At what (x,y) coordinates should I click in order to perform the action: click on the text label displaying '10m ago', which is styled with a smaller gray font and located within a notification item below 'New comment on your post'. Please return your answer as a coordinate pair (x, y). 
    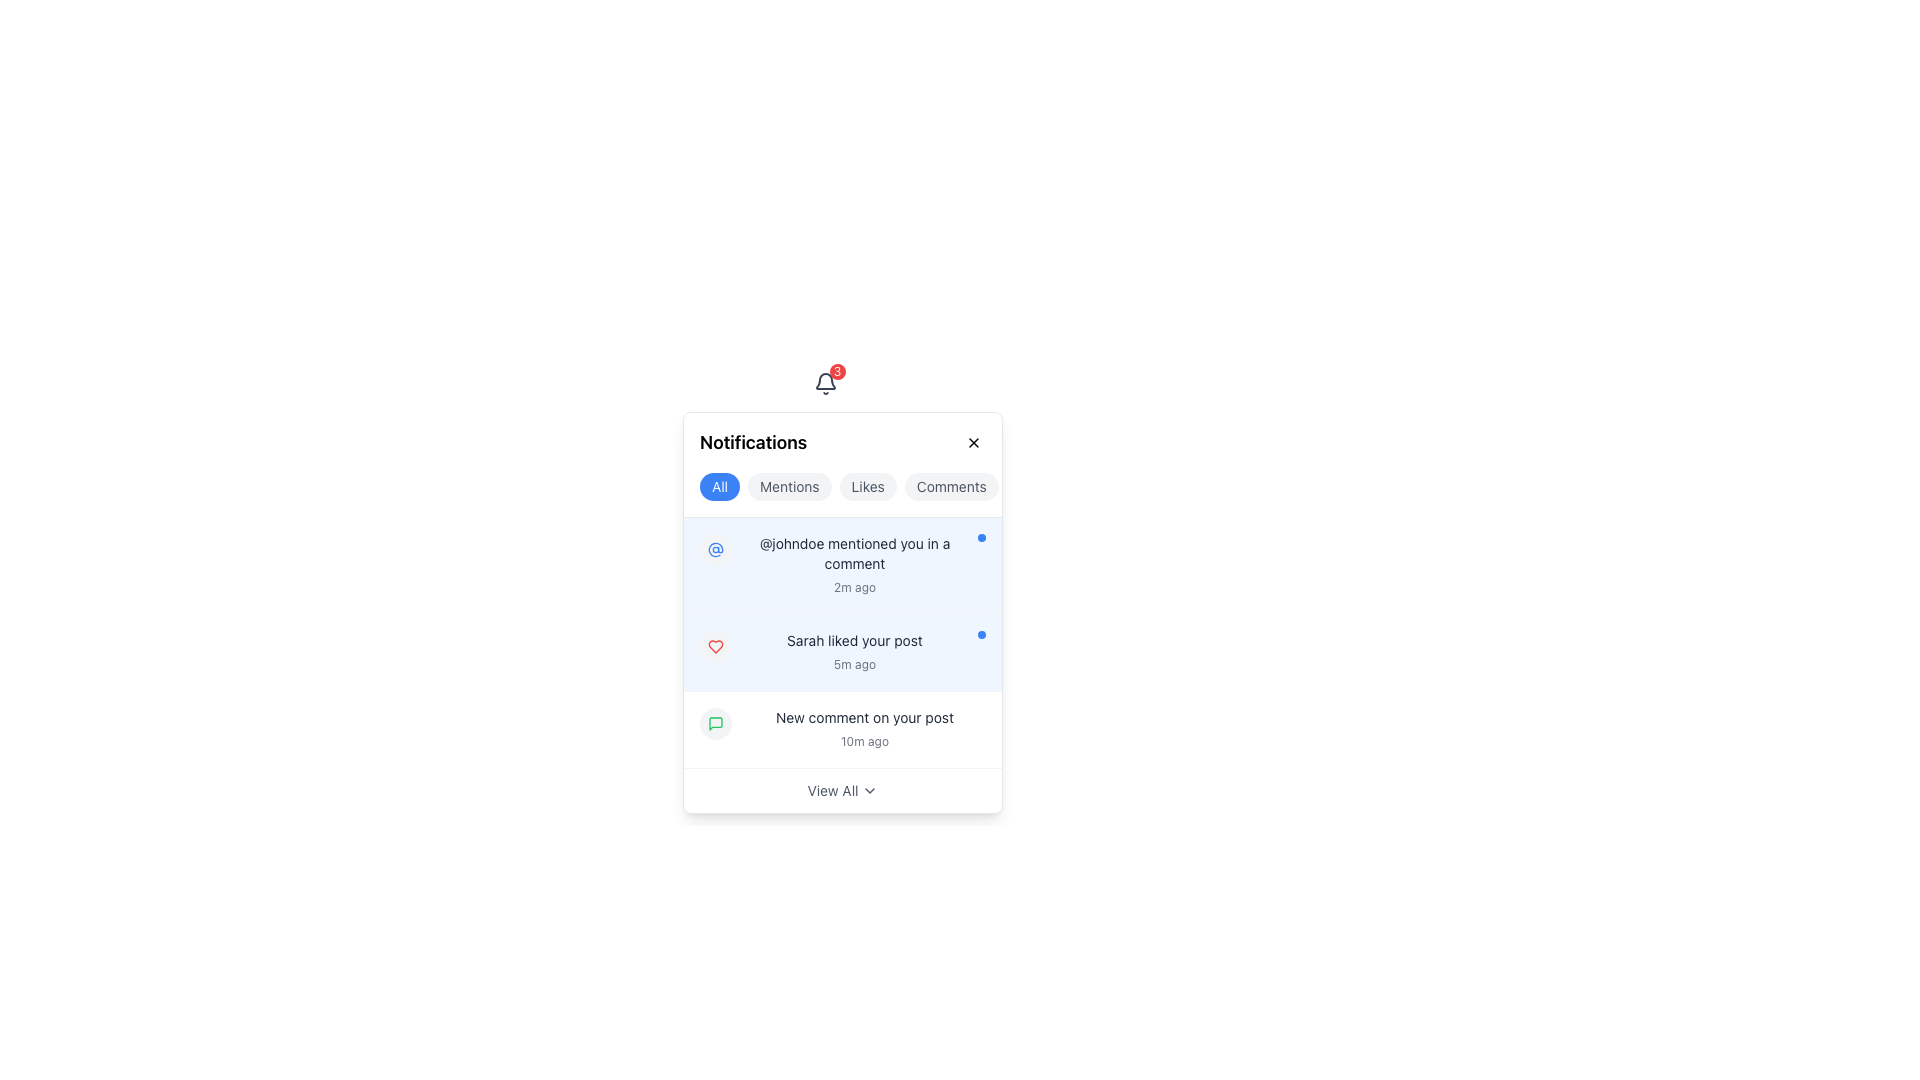
    Looking at the image, I should click on (864, 740).